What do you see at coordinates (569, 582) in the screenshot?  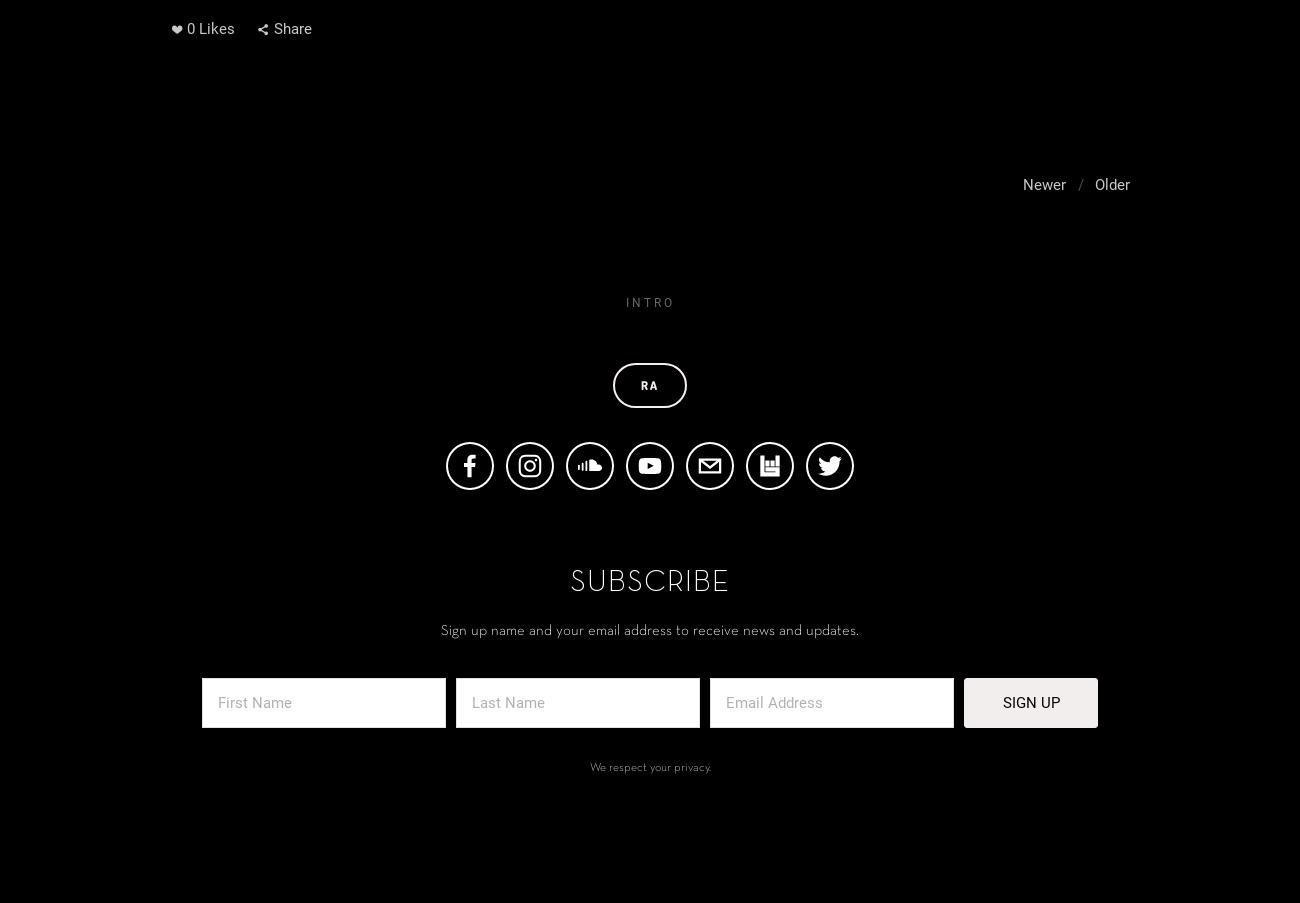 I see `'Subscribe'` at bounding box center [569, 582].